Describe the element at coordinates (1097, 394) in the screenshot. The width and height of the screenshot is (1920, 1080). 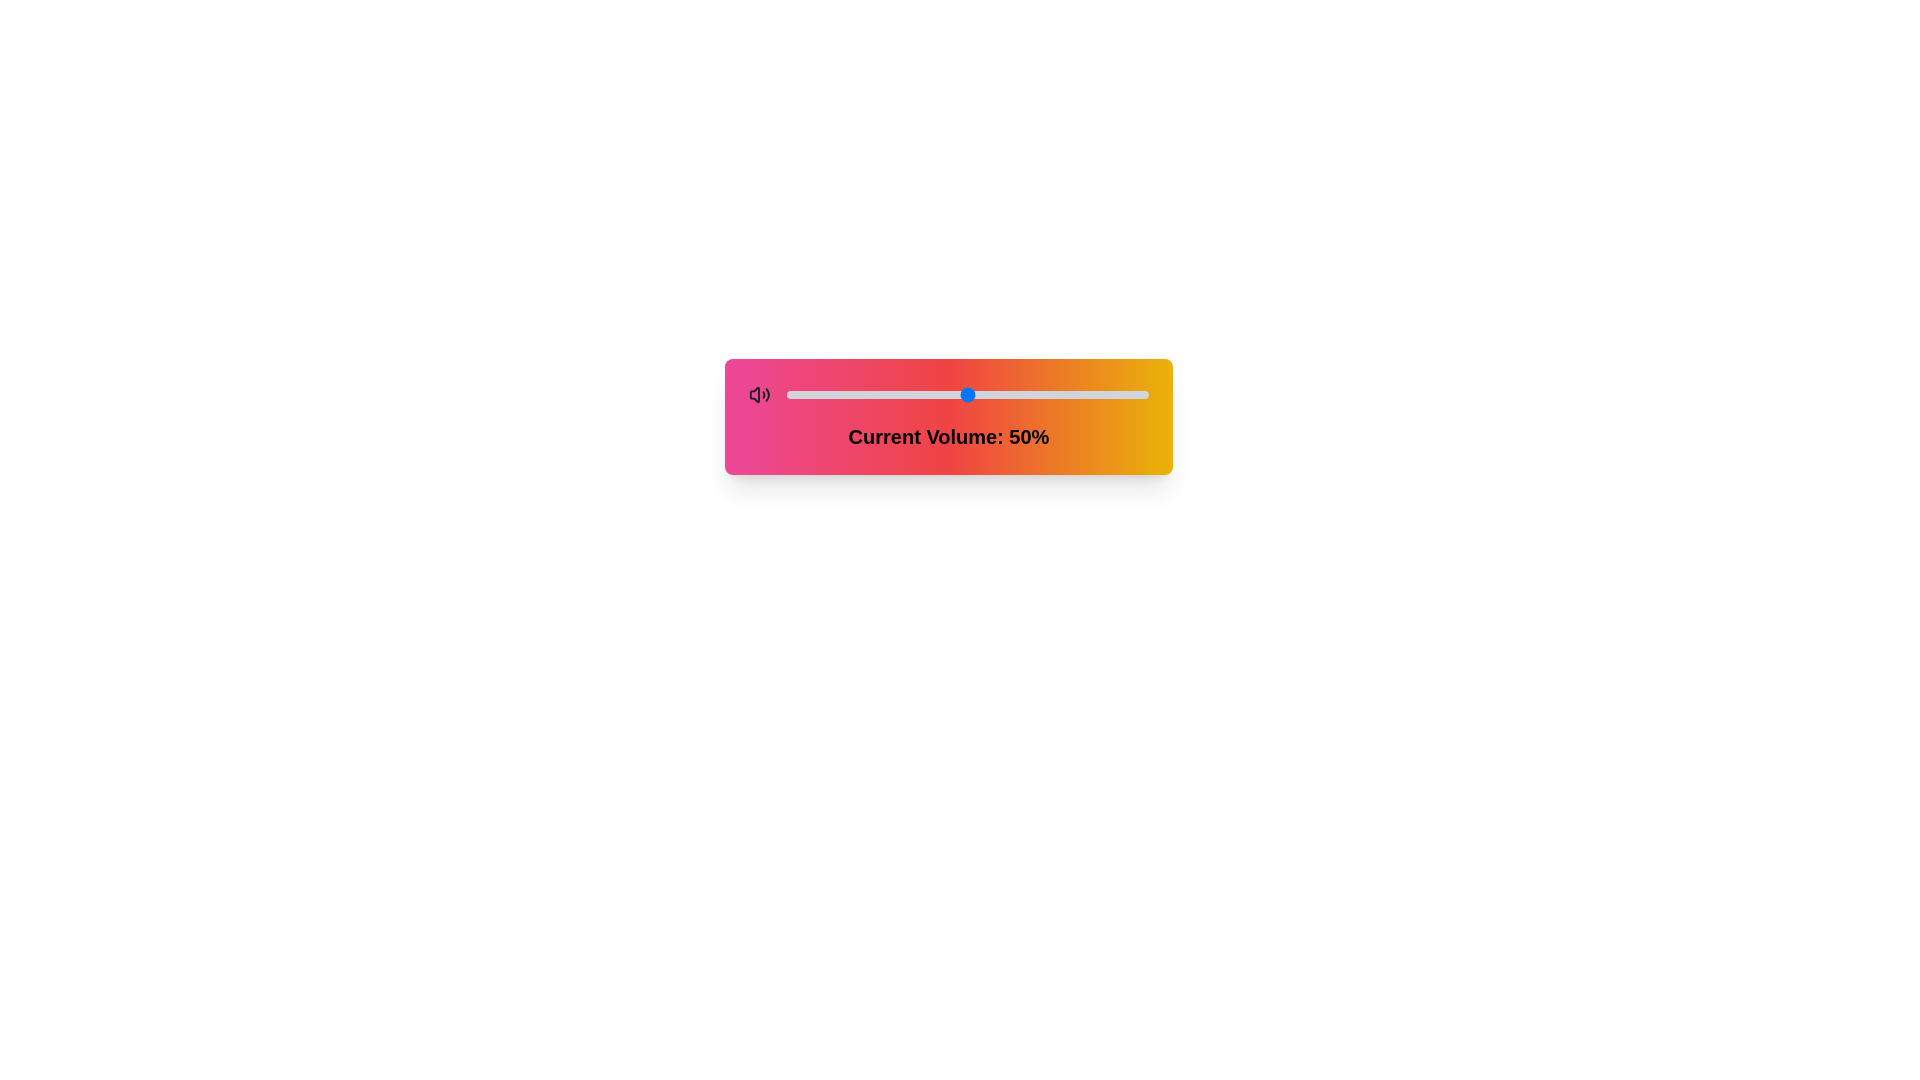
I see `the volume slider to 86%, observing the icon change dynamically` at that location.